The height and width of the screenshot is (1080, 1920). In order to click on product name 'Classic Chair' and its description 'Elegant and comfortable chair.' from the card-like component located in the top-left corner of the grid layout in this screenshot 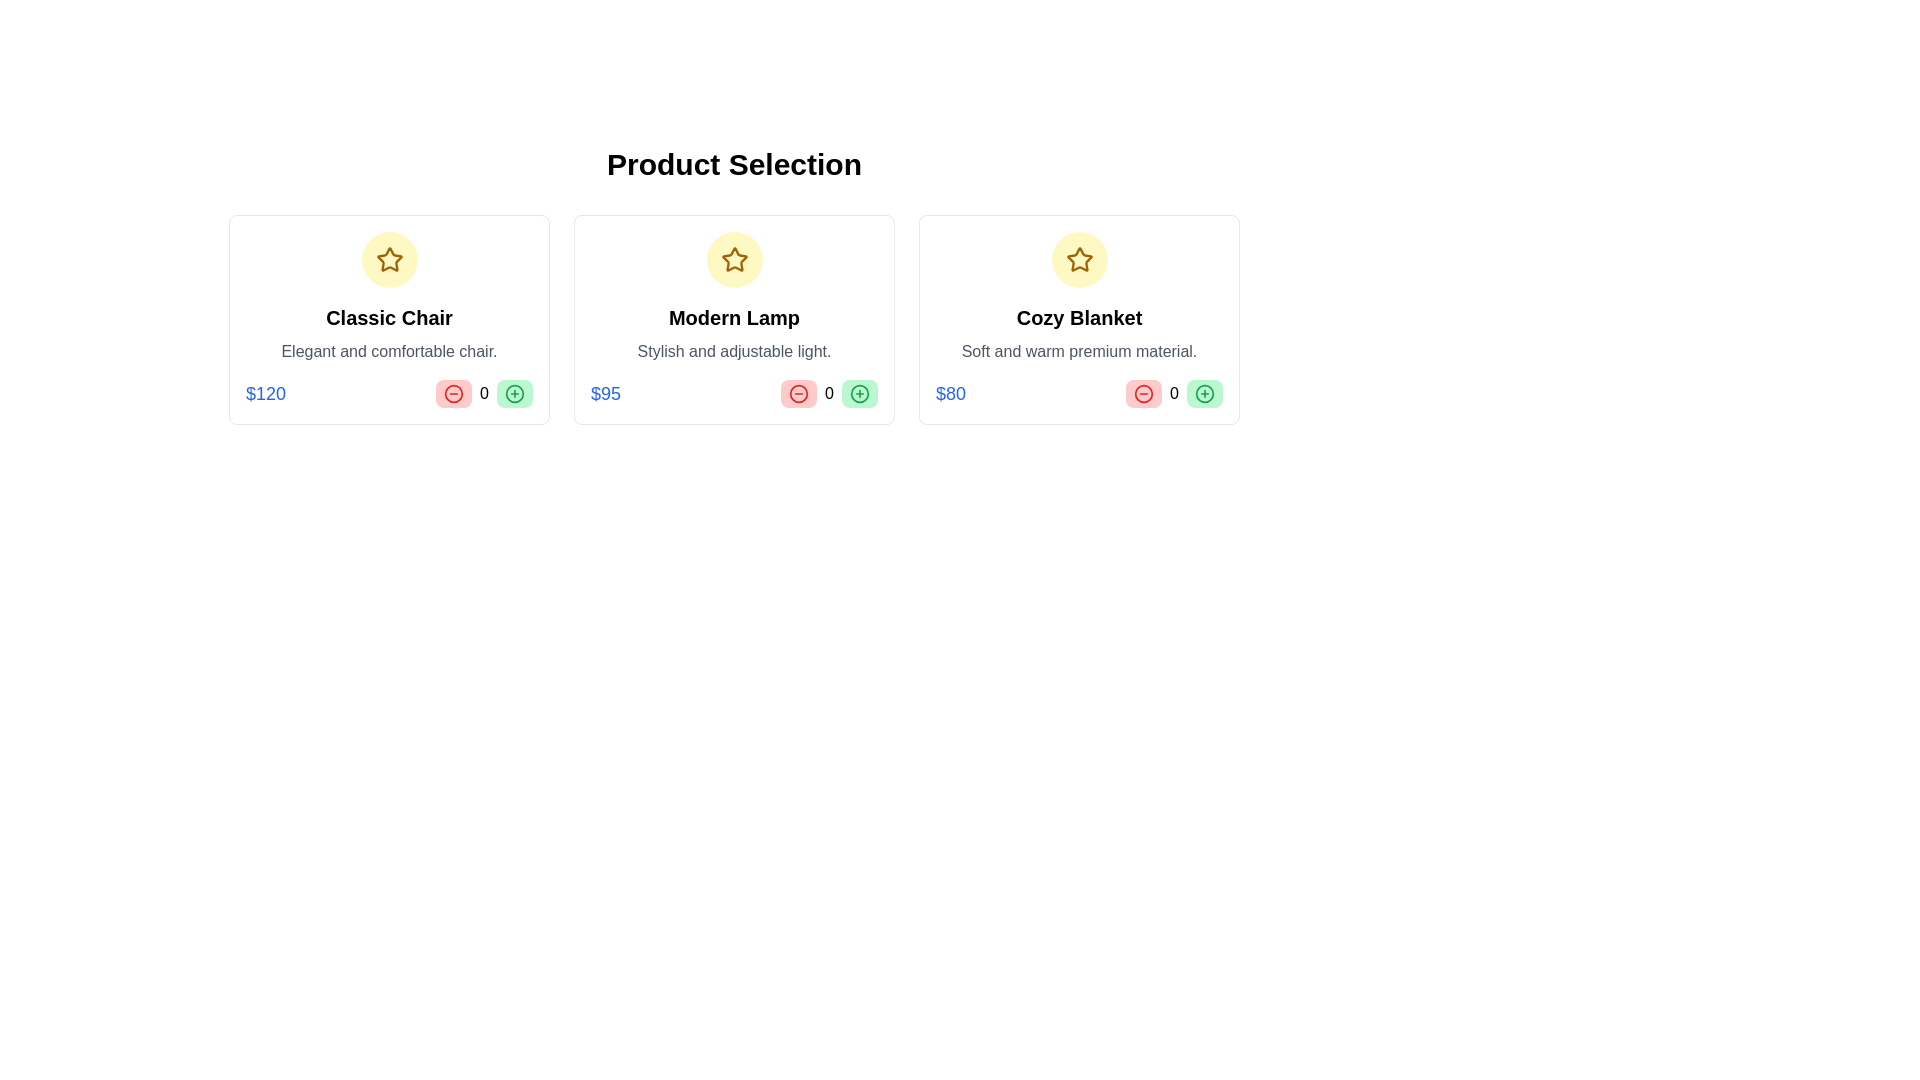, I will do `click(389, 319)`.